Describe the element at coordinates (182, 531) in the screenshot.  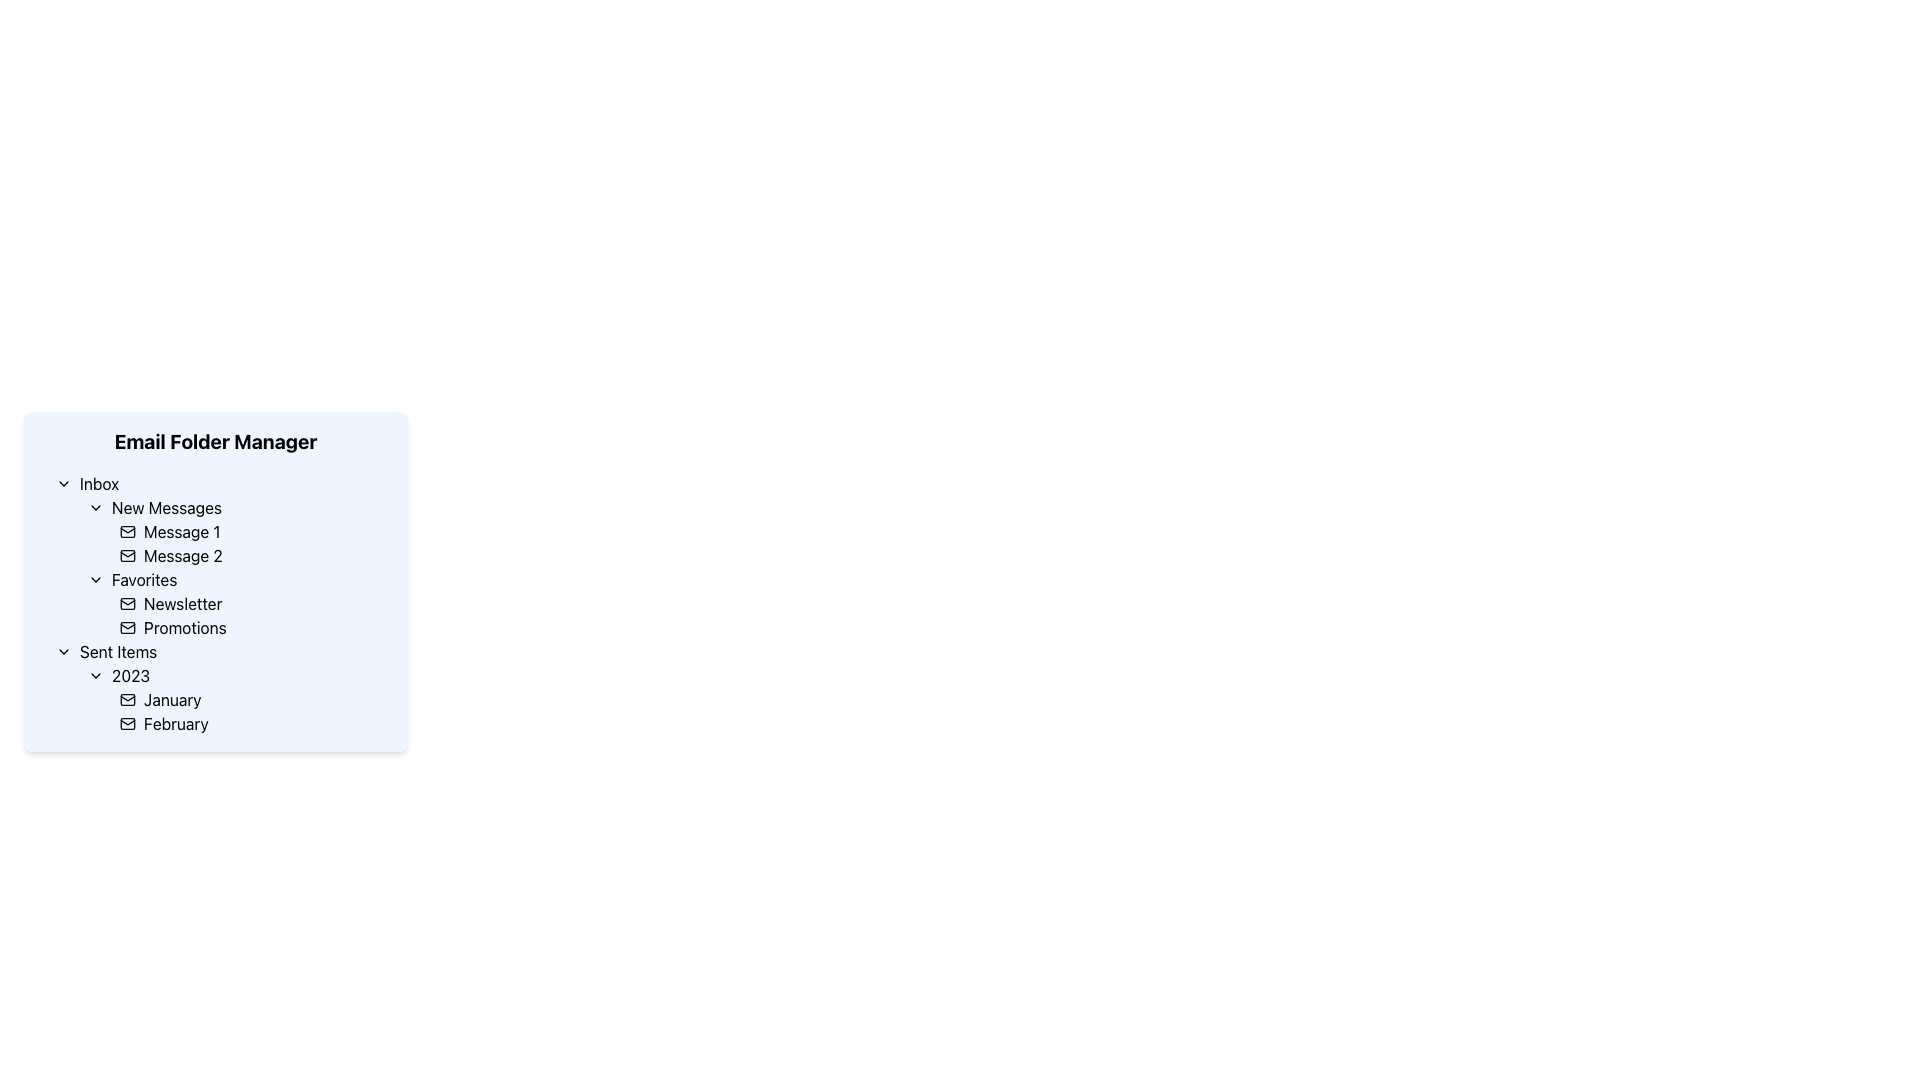
I see `the Text Label for 'Message 1'` at that location.